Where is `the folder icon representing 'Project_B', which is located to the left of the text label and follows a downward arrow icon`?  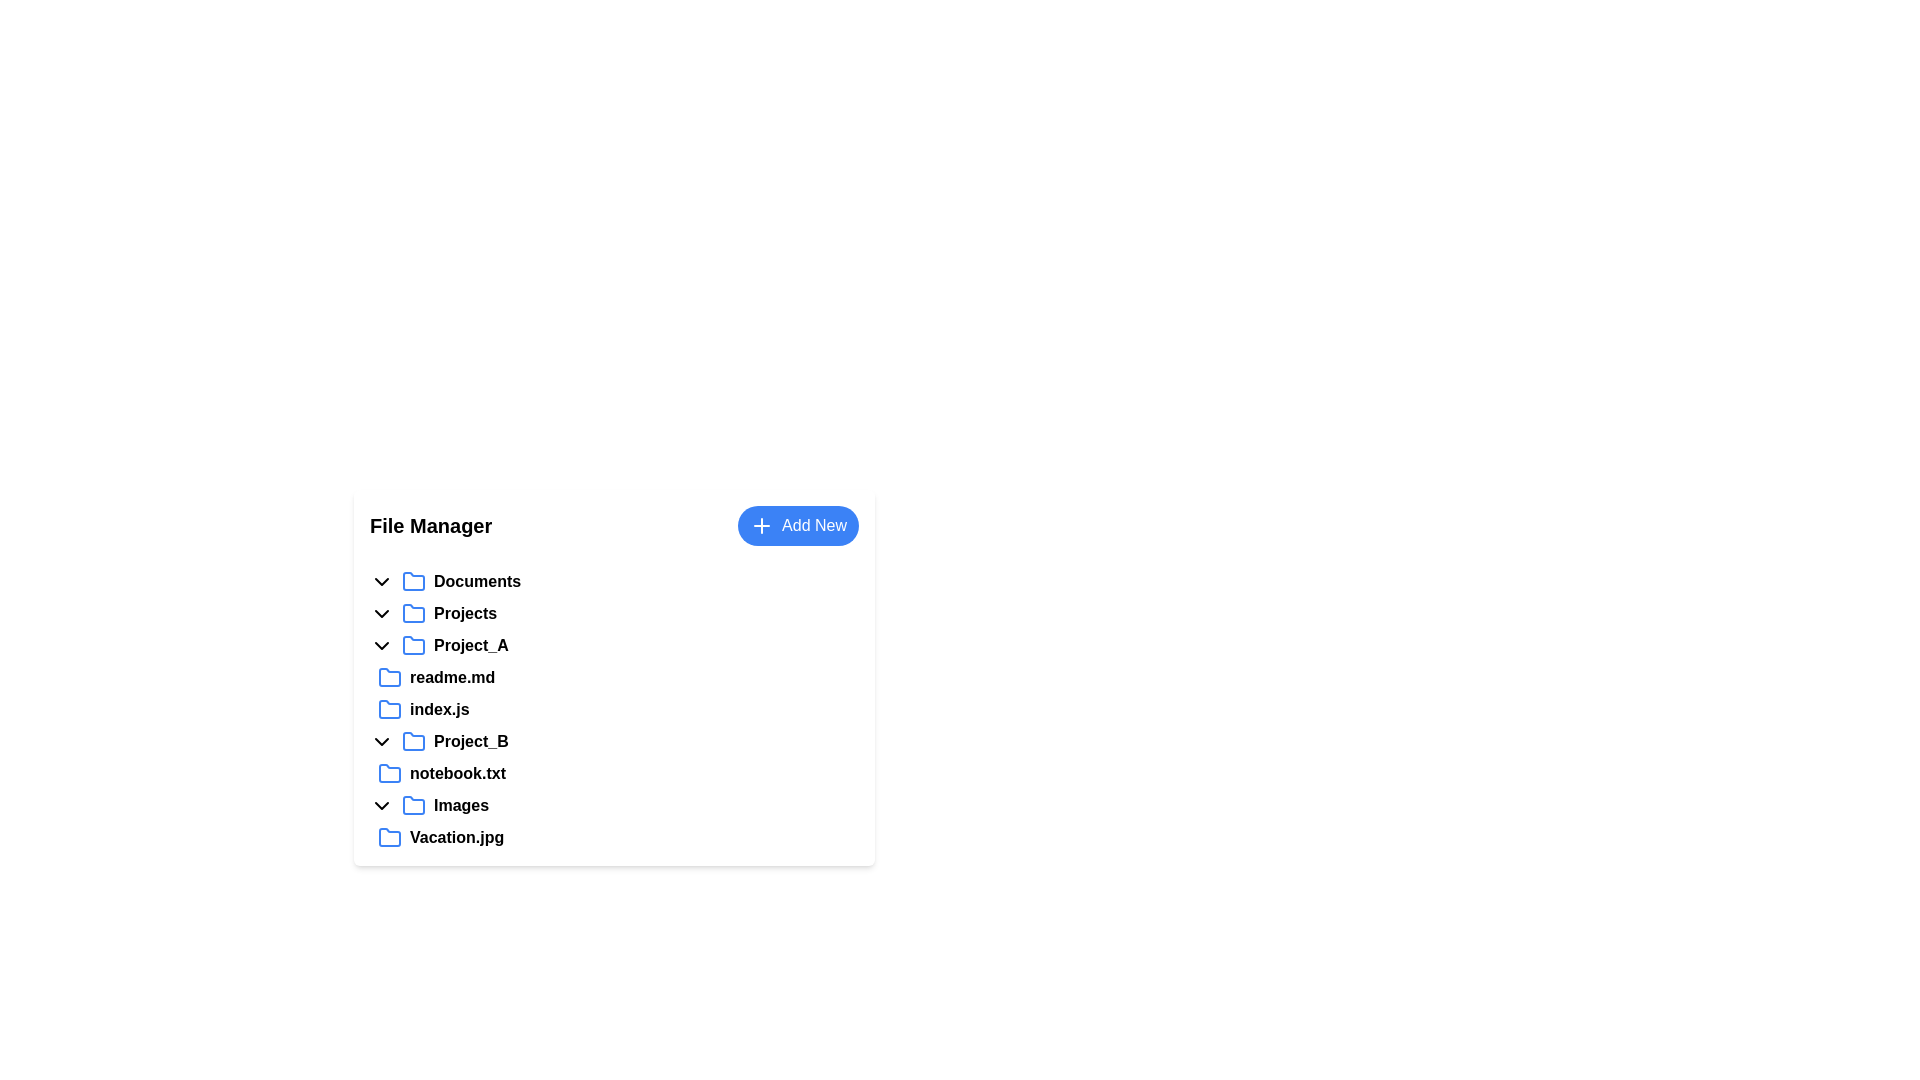
the folder icon representing 'Project_B', which is located to the left of the text label and follows a downward arrow icon is located at coordinates (412, 741).